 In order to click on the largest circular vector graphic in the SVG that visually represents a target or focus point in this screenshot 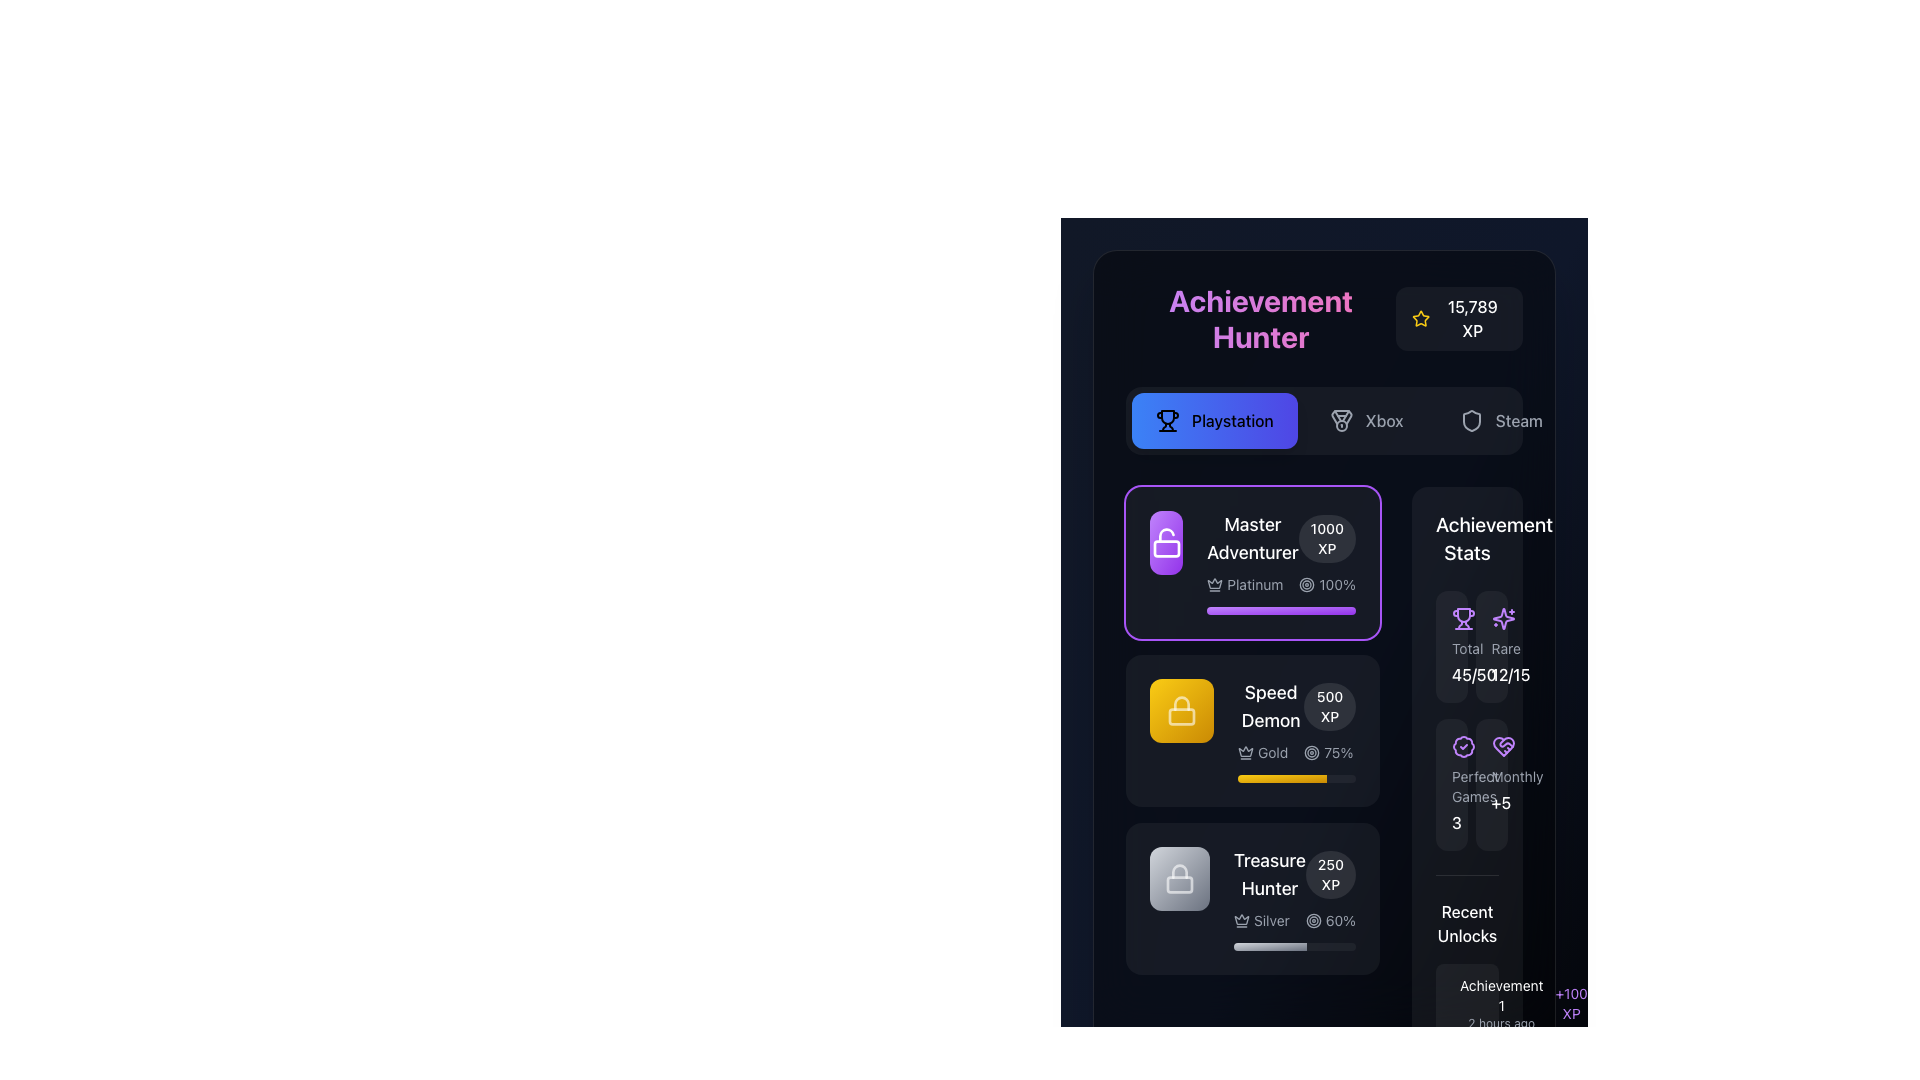, I will do `click(1313, 921)`.